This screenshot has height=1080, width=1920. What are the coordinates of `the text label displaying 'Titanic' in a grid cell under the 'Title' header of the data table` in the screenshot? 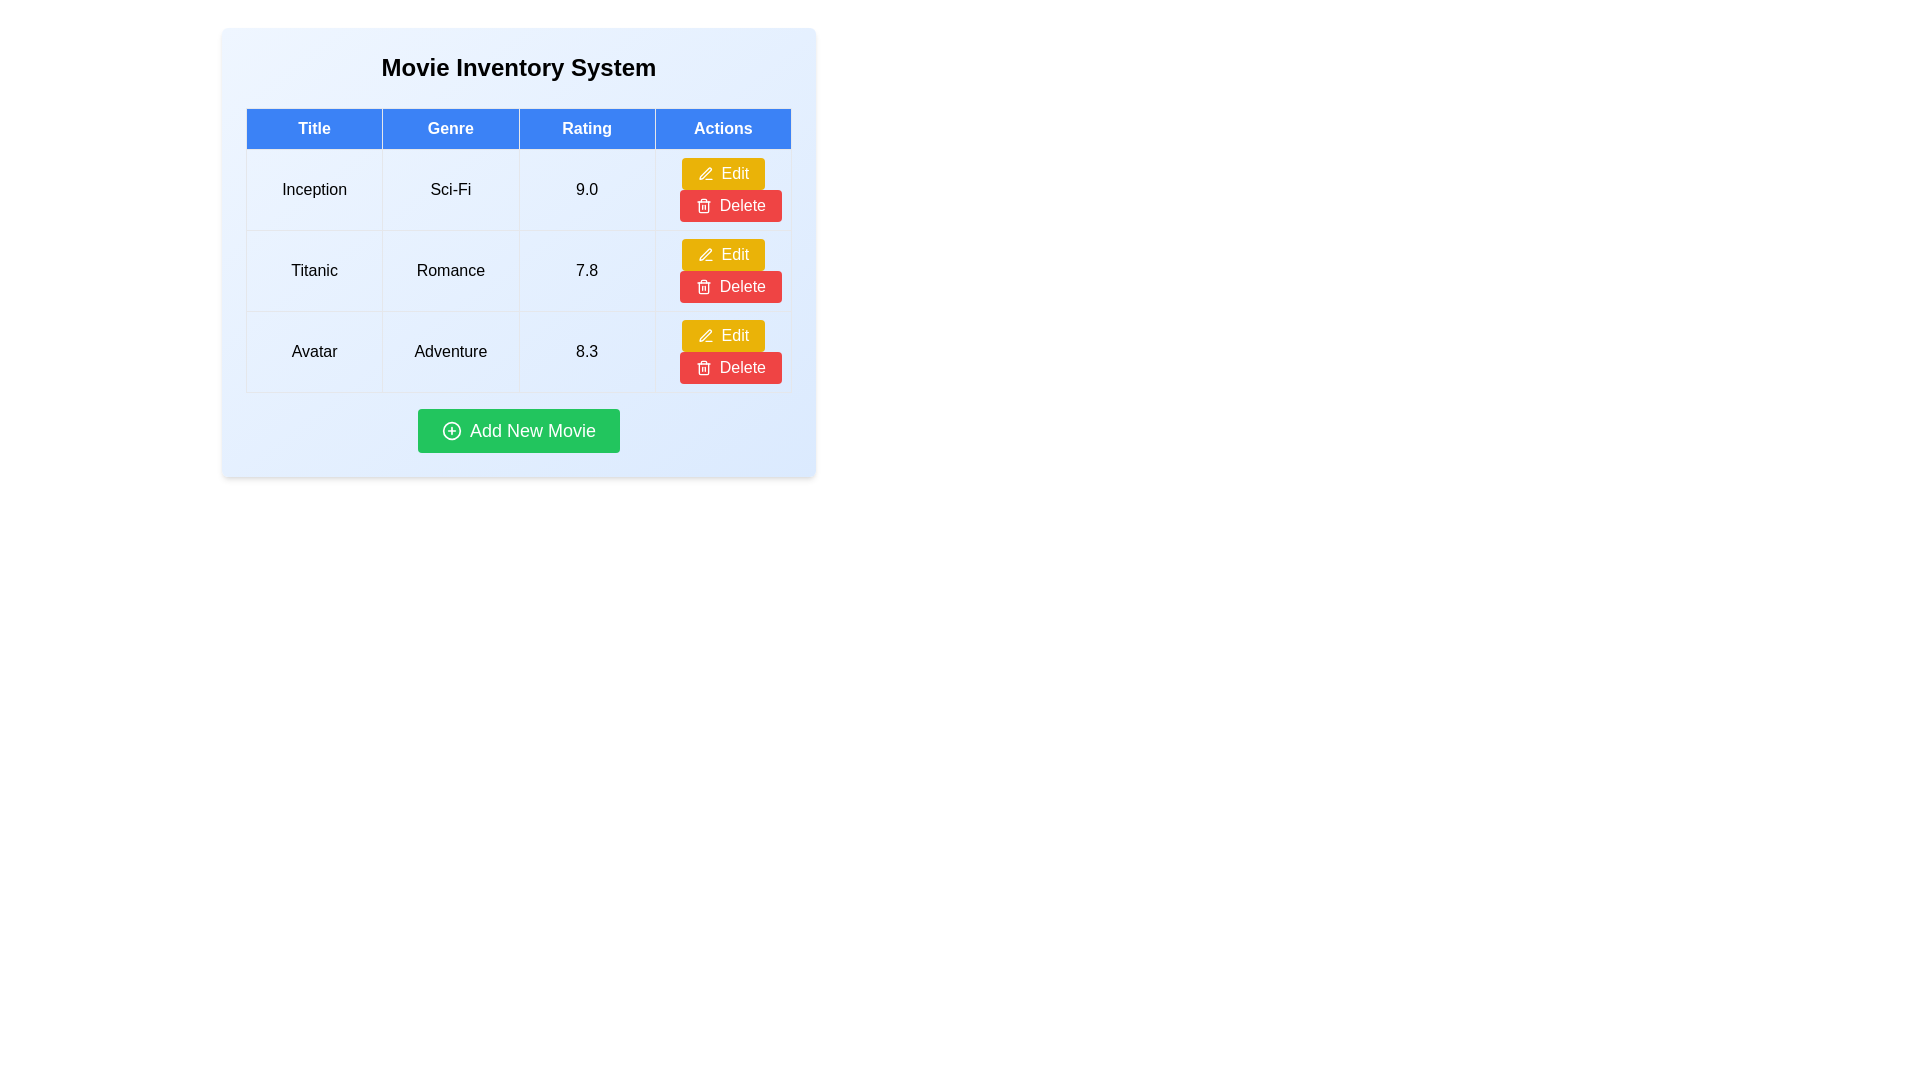 It's located at (313, 270).